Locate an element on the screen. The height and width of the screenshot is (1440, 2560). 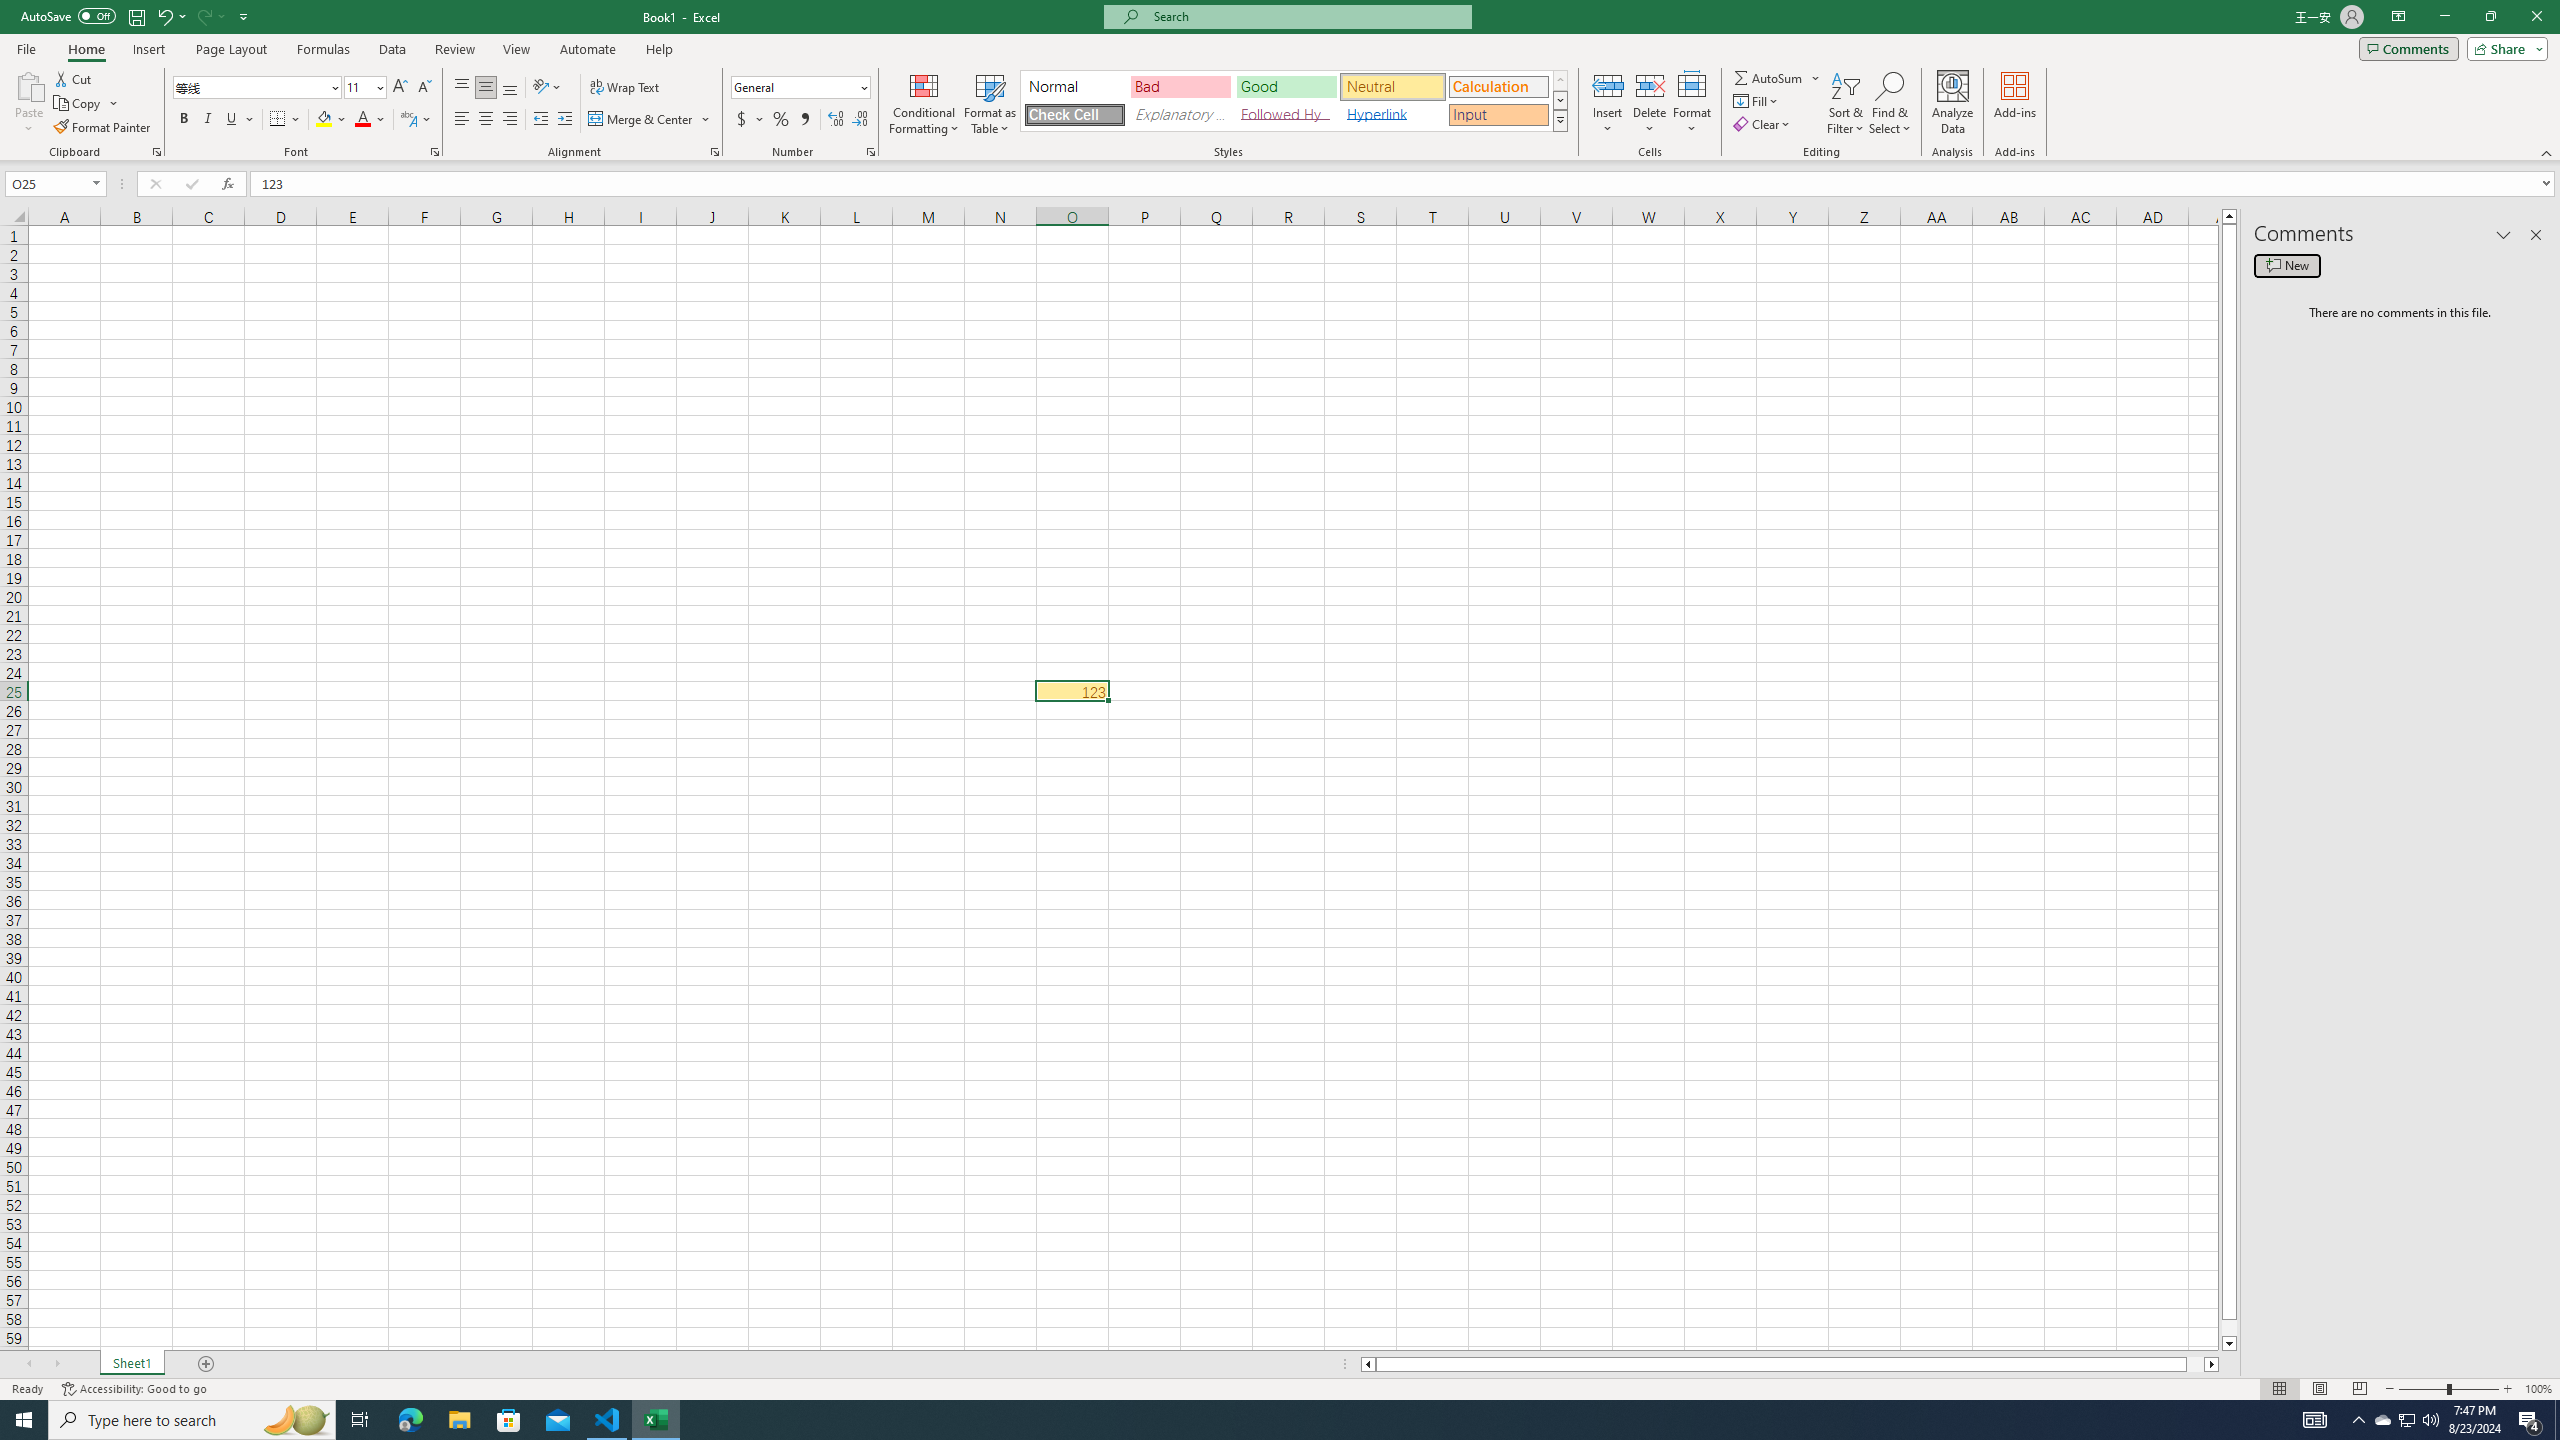
'Formulas' is located at coordinates (325, 49).